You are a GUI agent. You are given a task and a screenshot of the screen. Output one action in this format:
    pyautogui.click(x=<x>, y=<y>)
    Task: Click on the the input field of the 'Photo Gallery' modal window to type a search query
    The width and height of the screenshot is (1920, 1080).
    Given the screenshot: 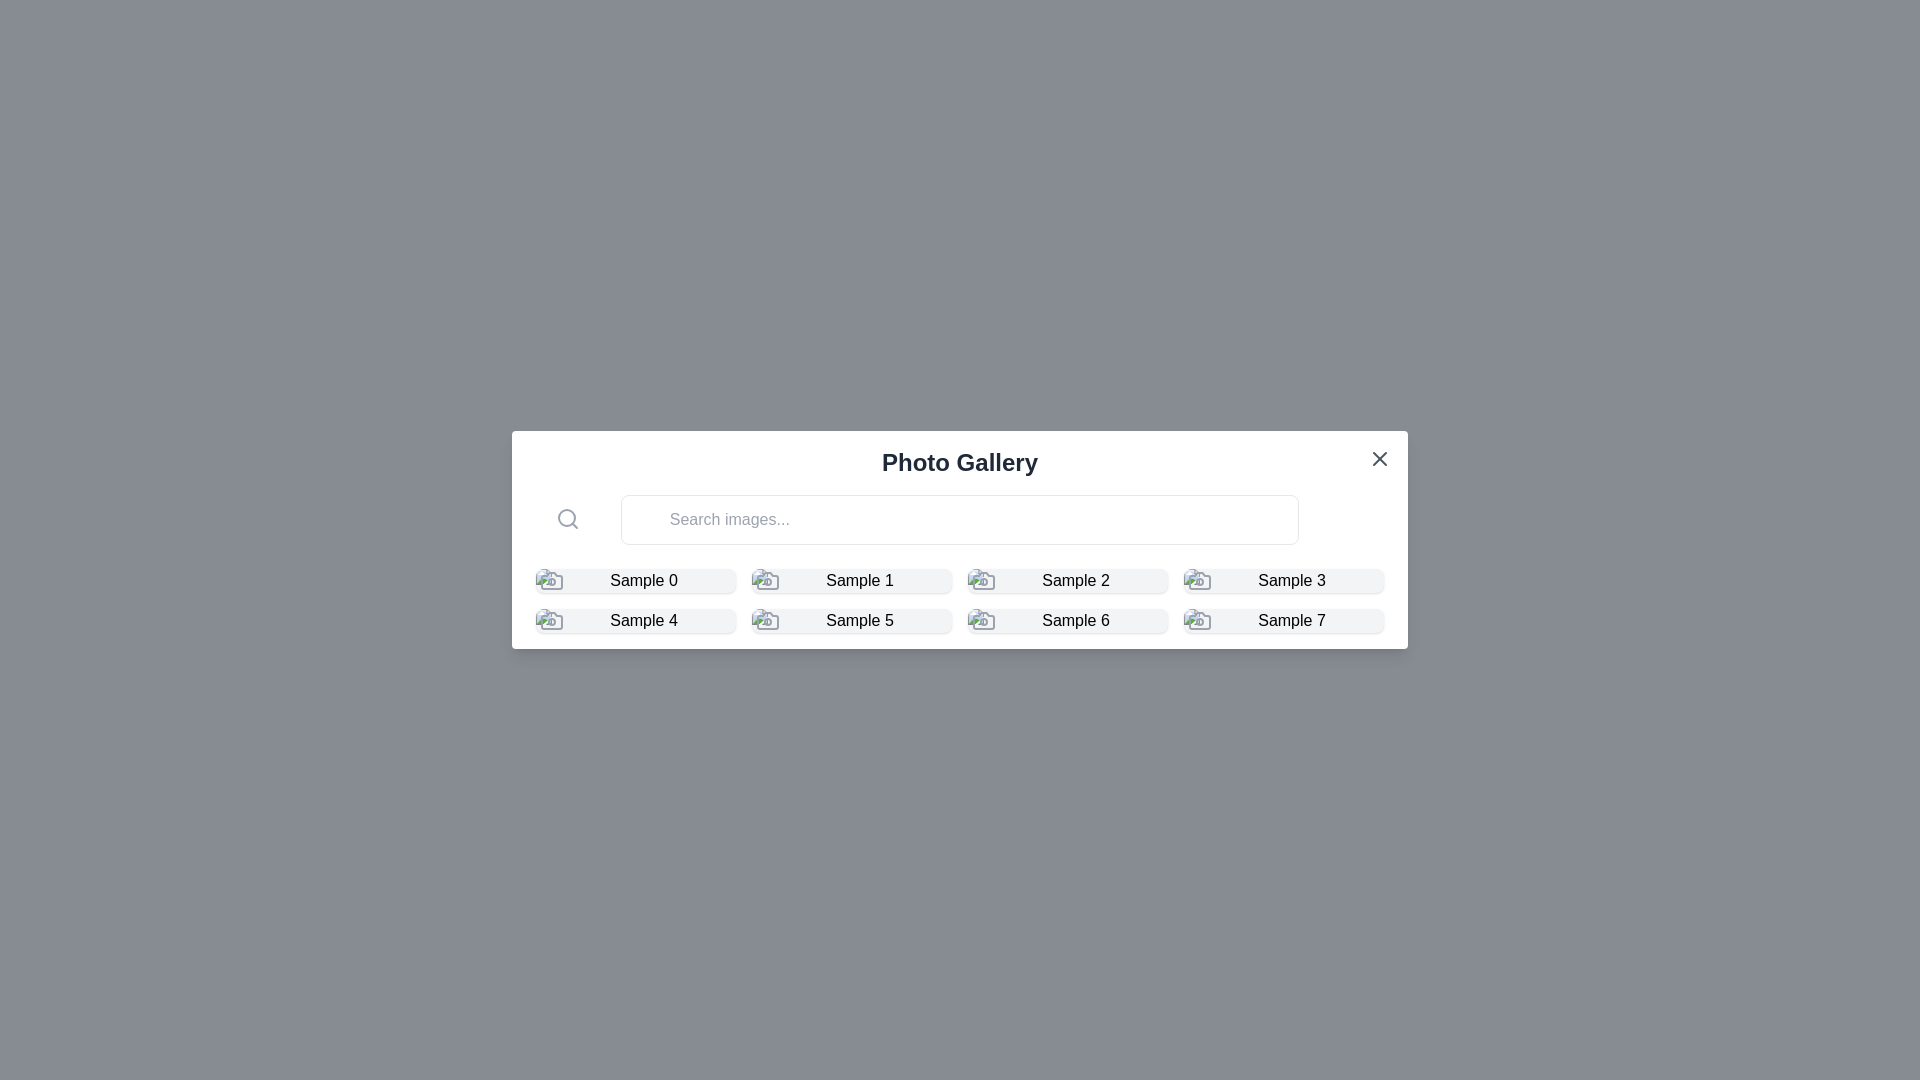 What is the action you would take?
    pyautogui.click(x=960, y=540)
    